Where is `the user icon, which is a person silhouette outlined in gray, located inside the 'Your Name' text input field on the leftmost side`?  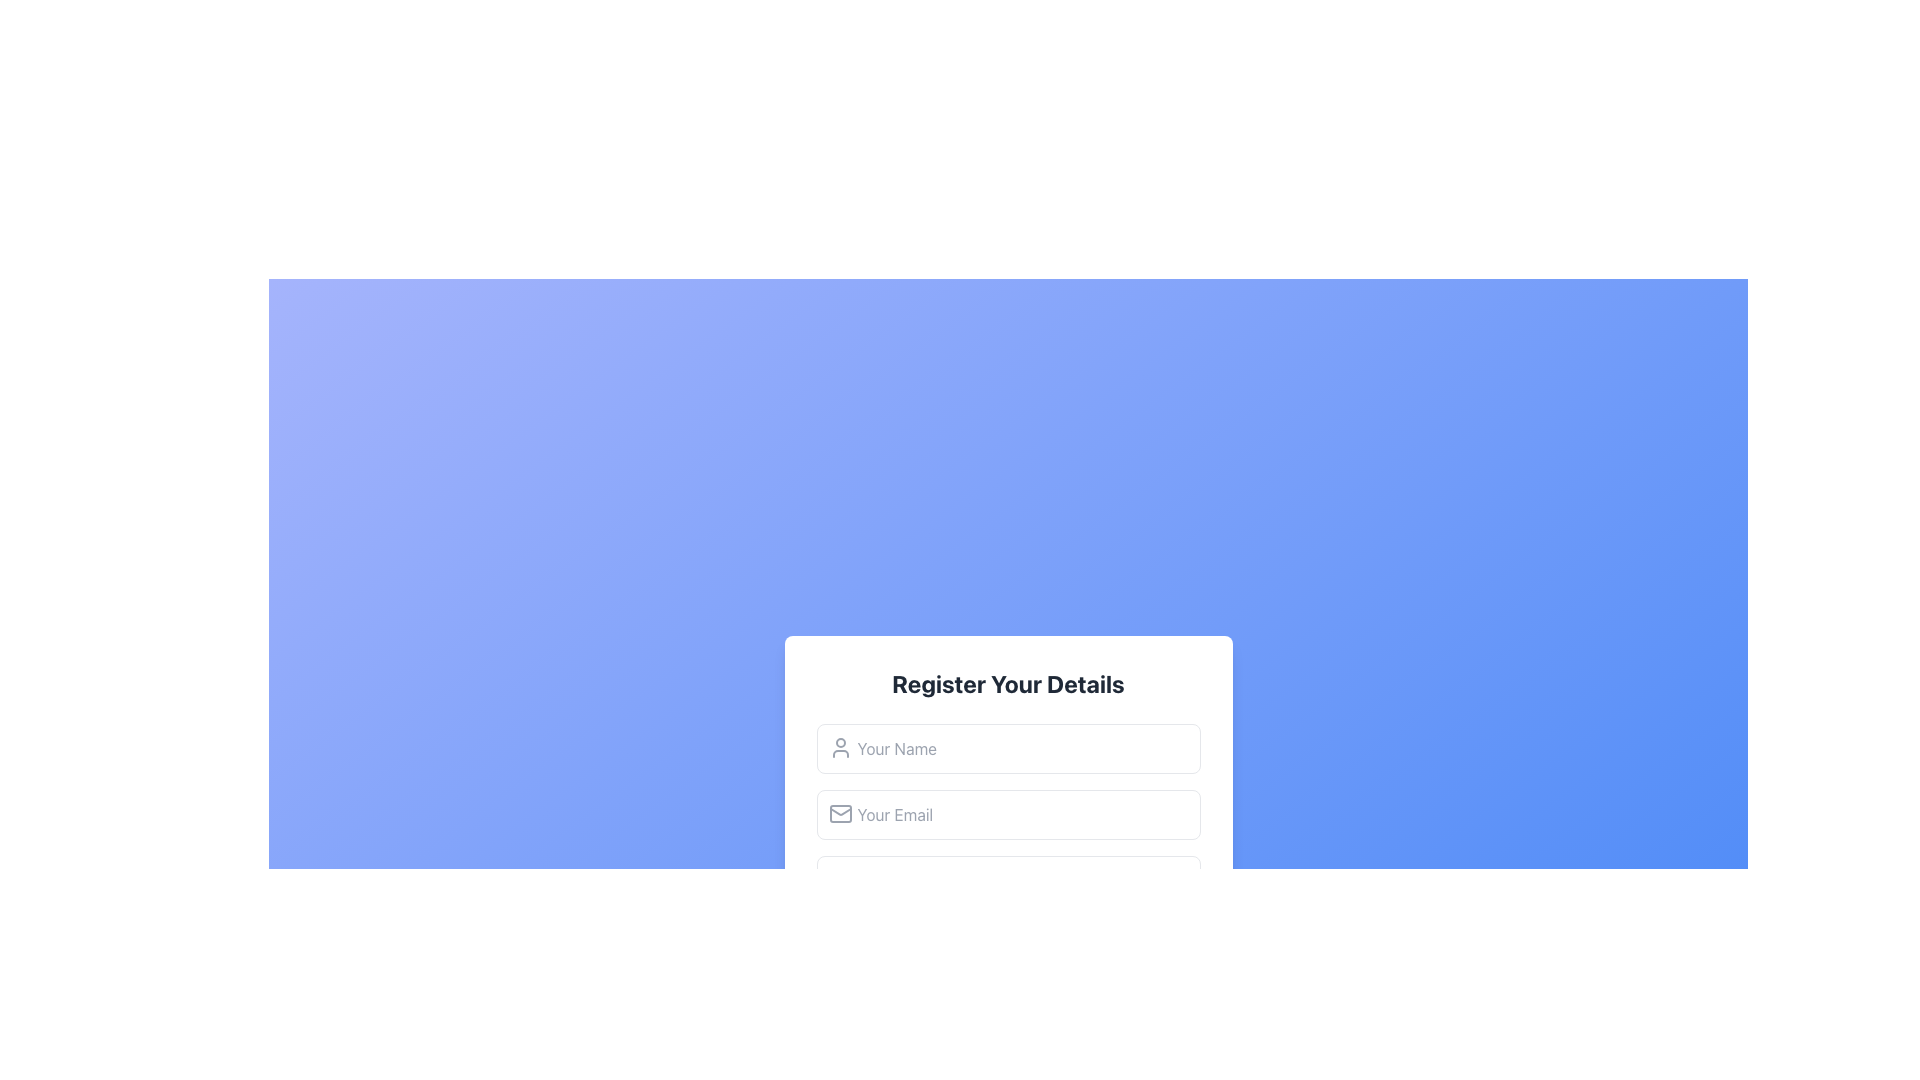
the user icon, which is a person silhouette outlined in gray, located inside the 'Your Name' text input field on the leftmost side is located at coordinates (840, 748).